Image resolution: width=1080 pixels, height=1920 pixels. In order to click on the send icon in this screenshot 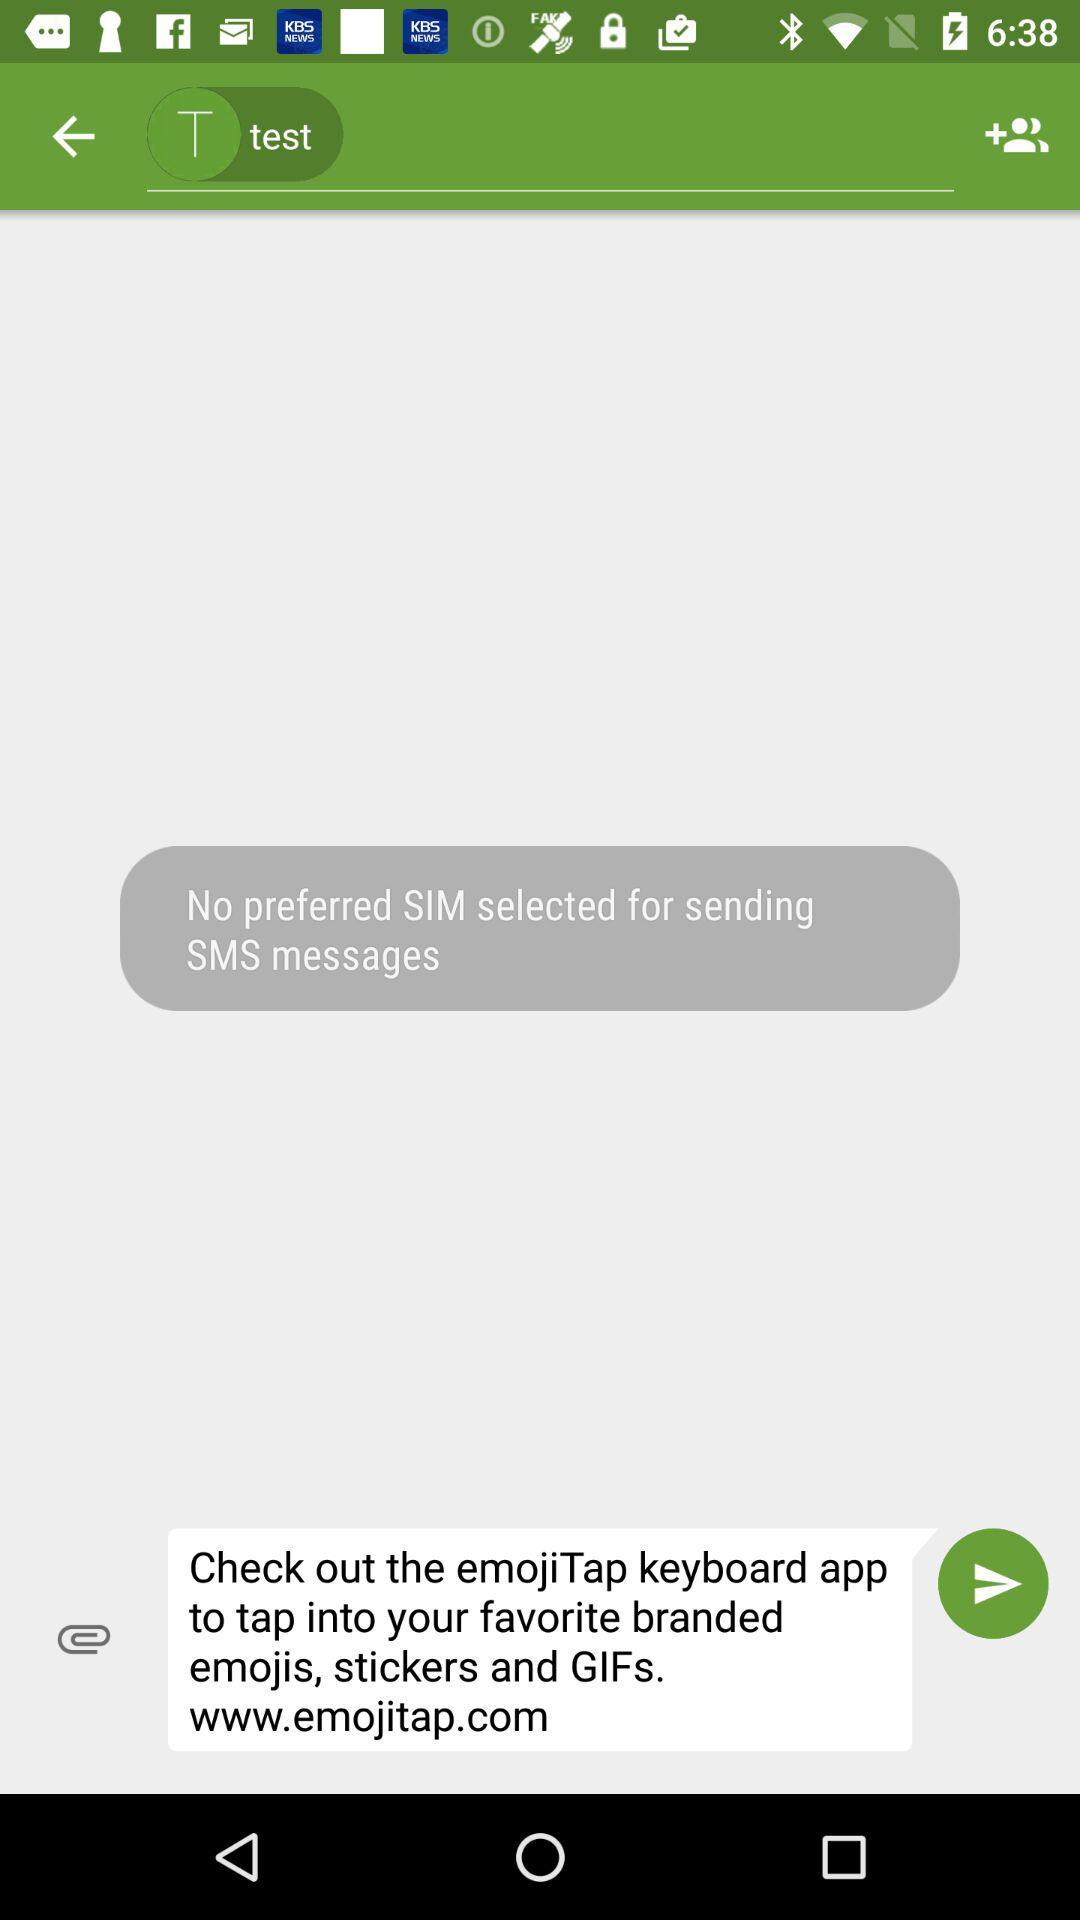, I will do `click(993, 1582)`.